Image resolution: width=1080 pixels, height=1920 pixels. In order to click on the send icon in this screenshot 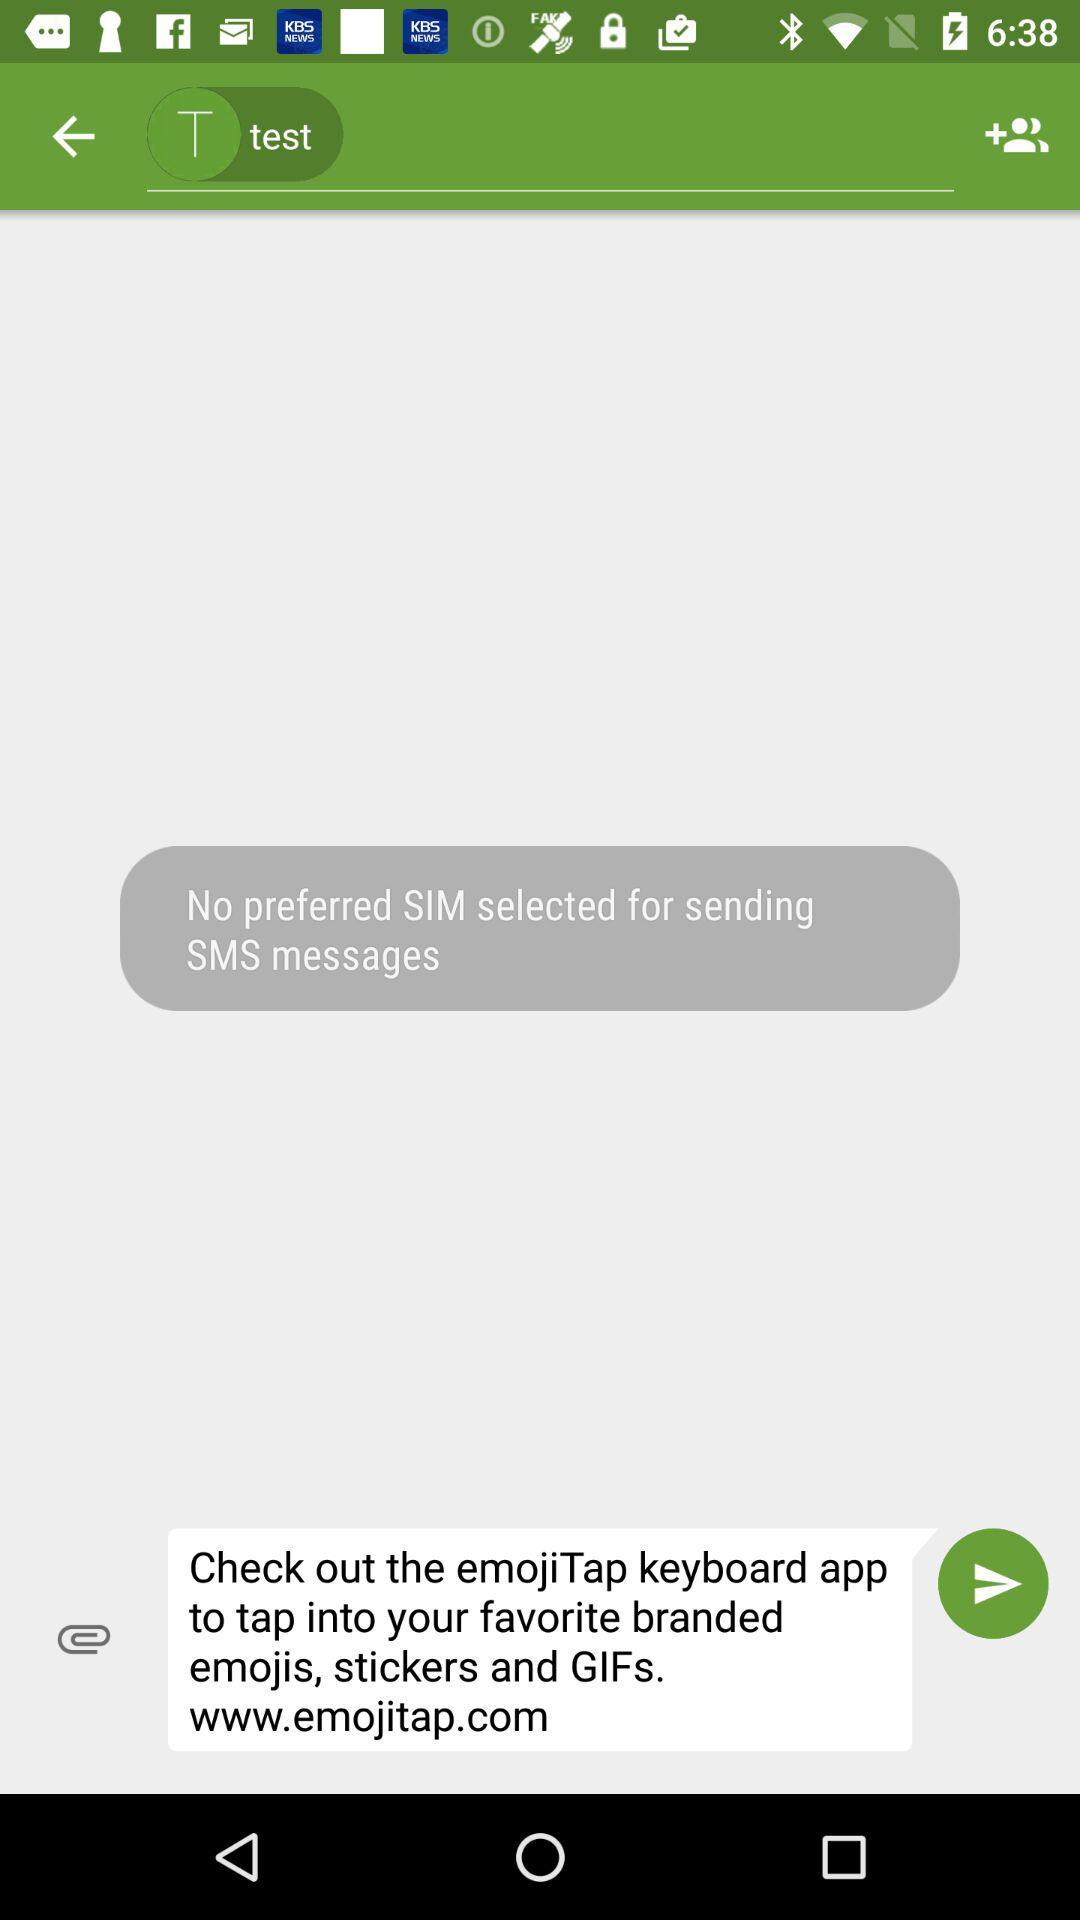, I will do `click(993, 1582)`.